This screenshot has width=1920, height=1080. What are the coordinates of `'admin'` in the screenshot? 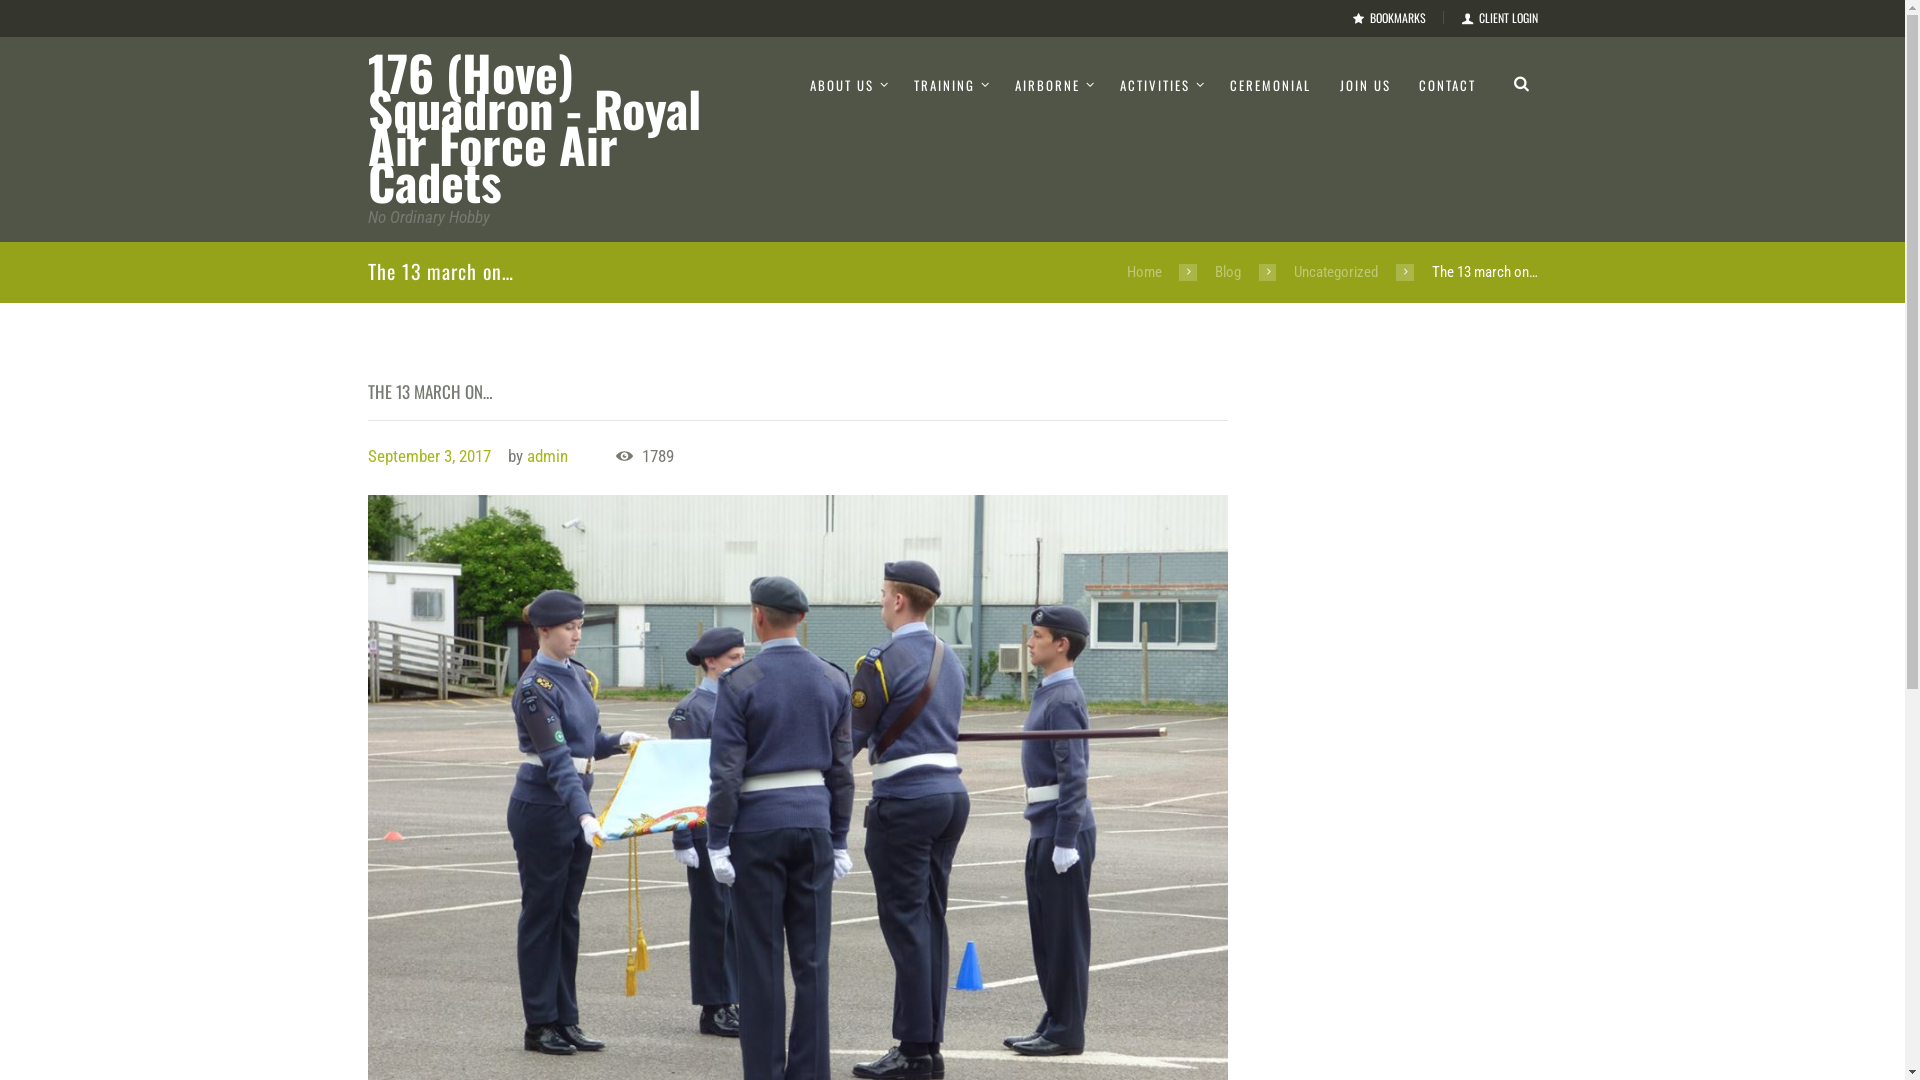 It's located at (547, 455).